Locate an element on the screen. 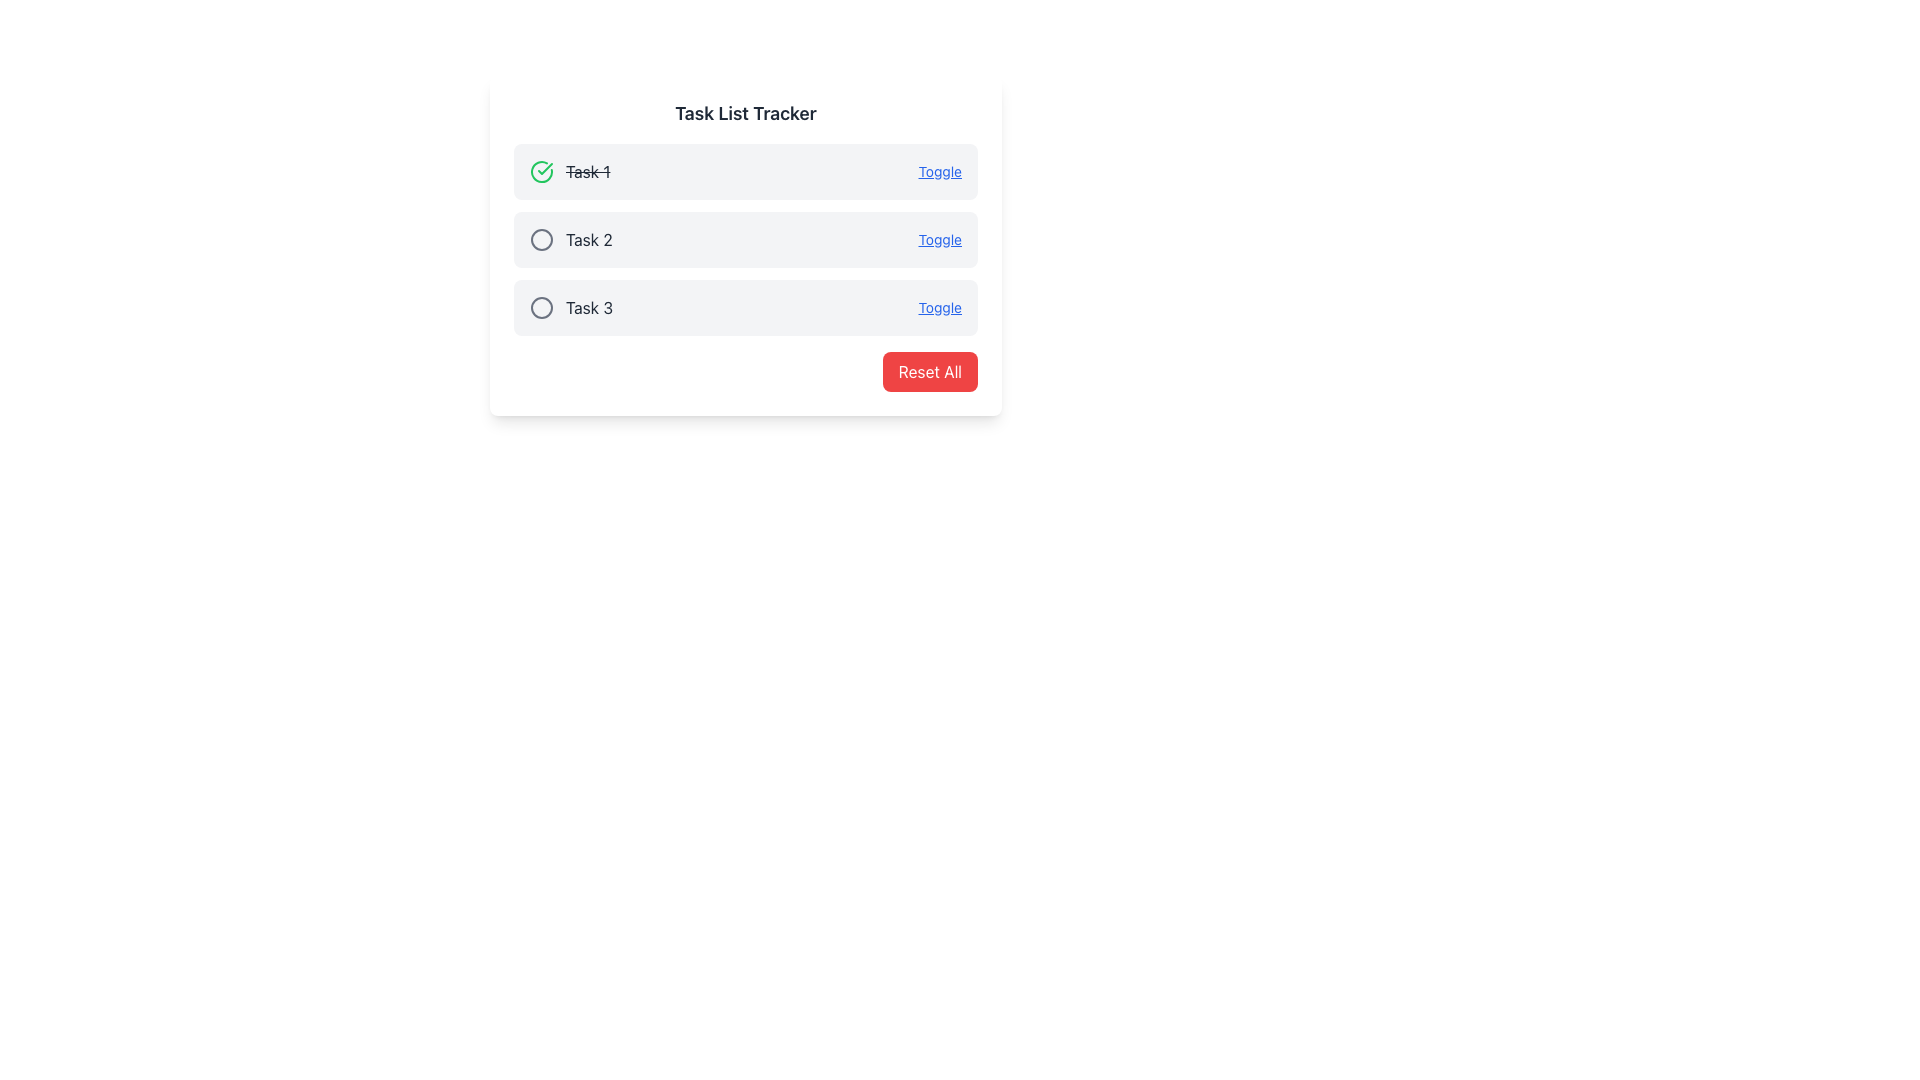  the leftmost icon in the second task row of the task list is located at coordinates (542, 238).